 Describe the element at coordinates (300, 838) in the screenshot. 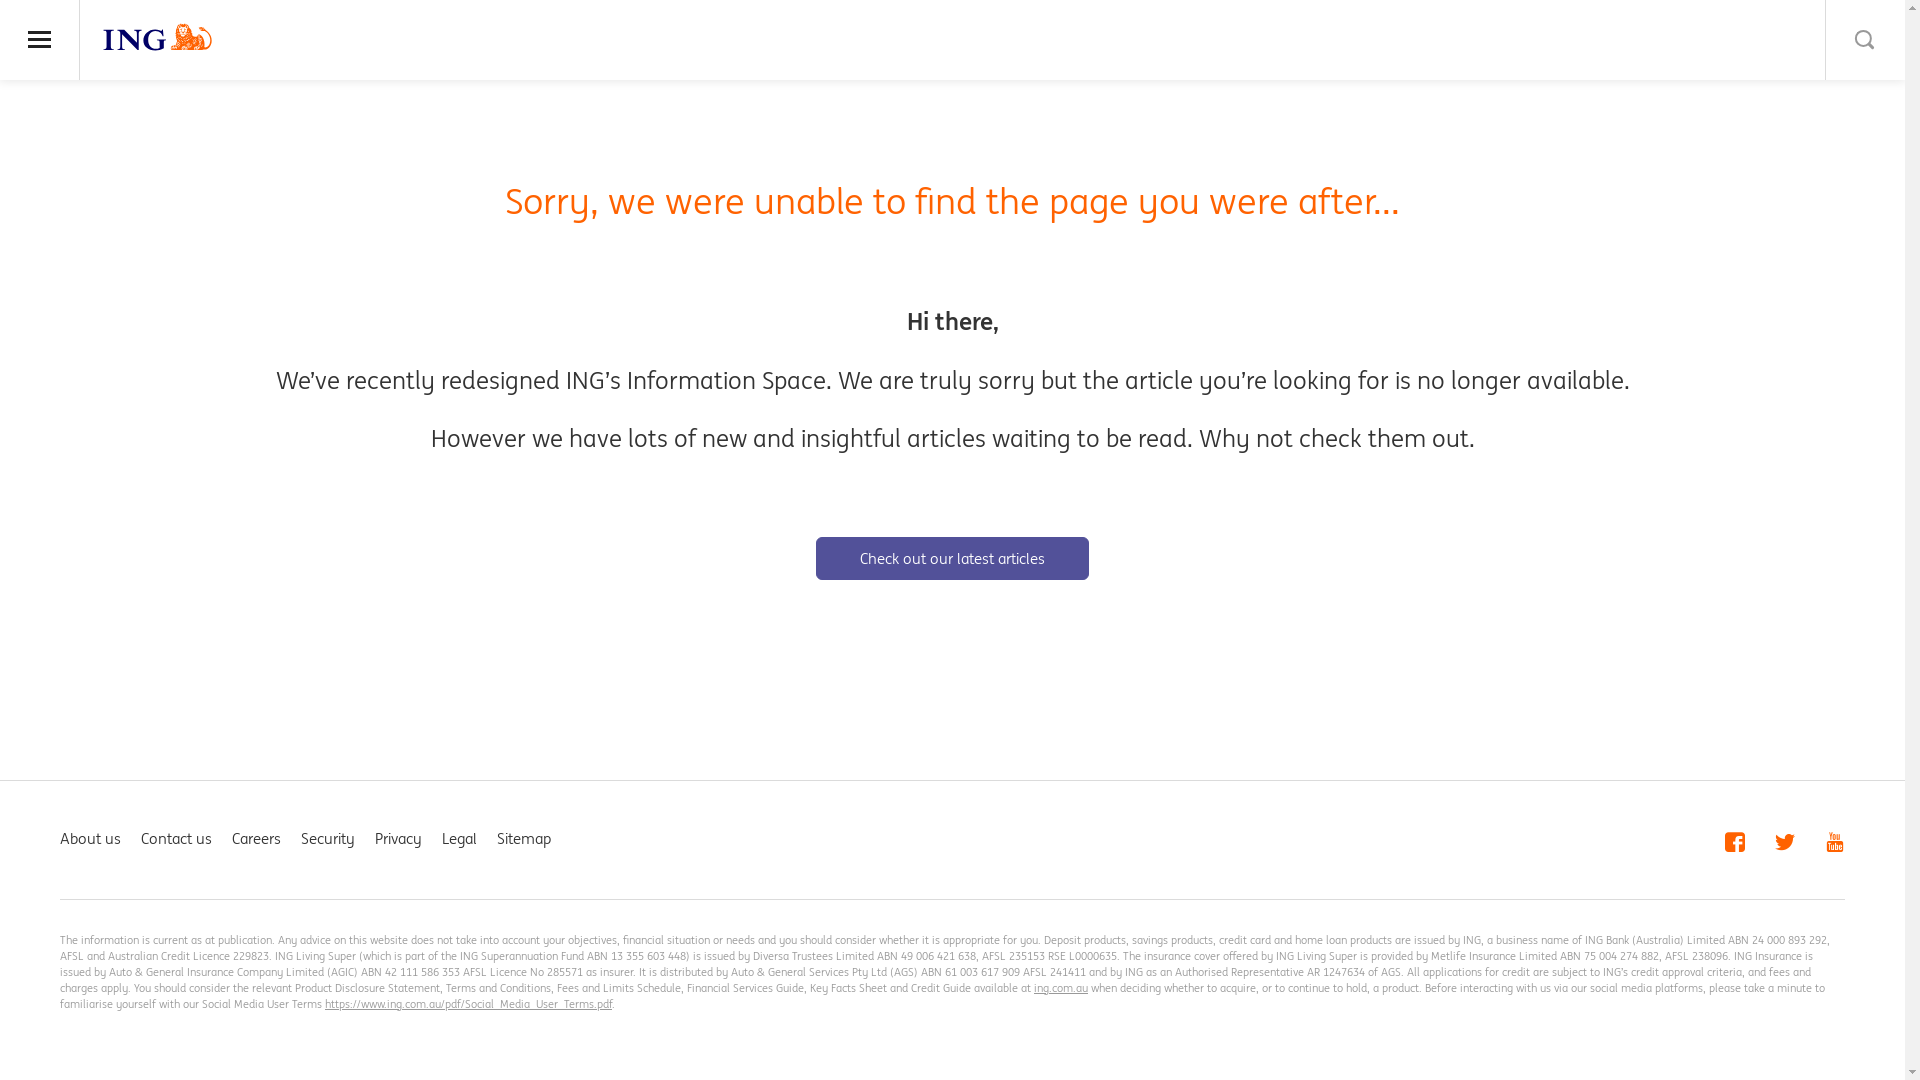

I see `'Security'` at that location.